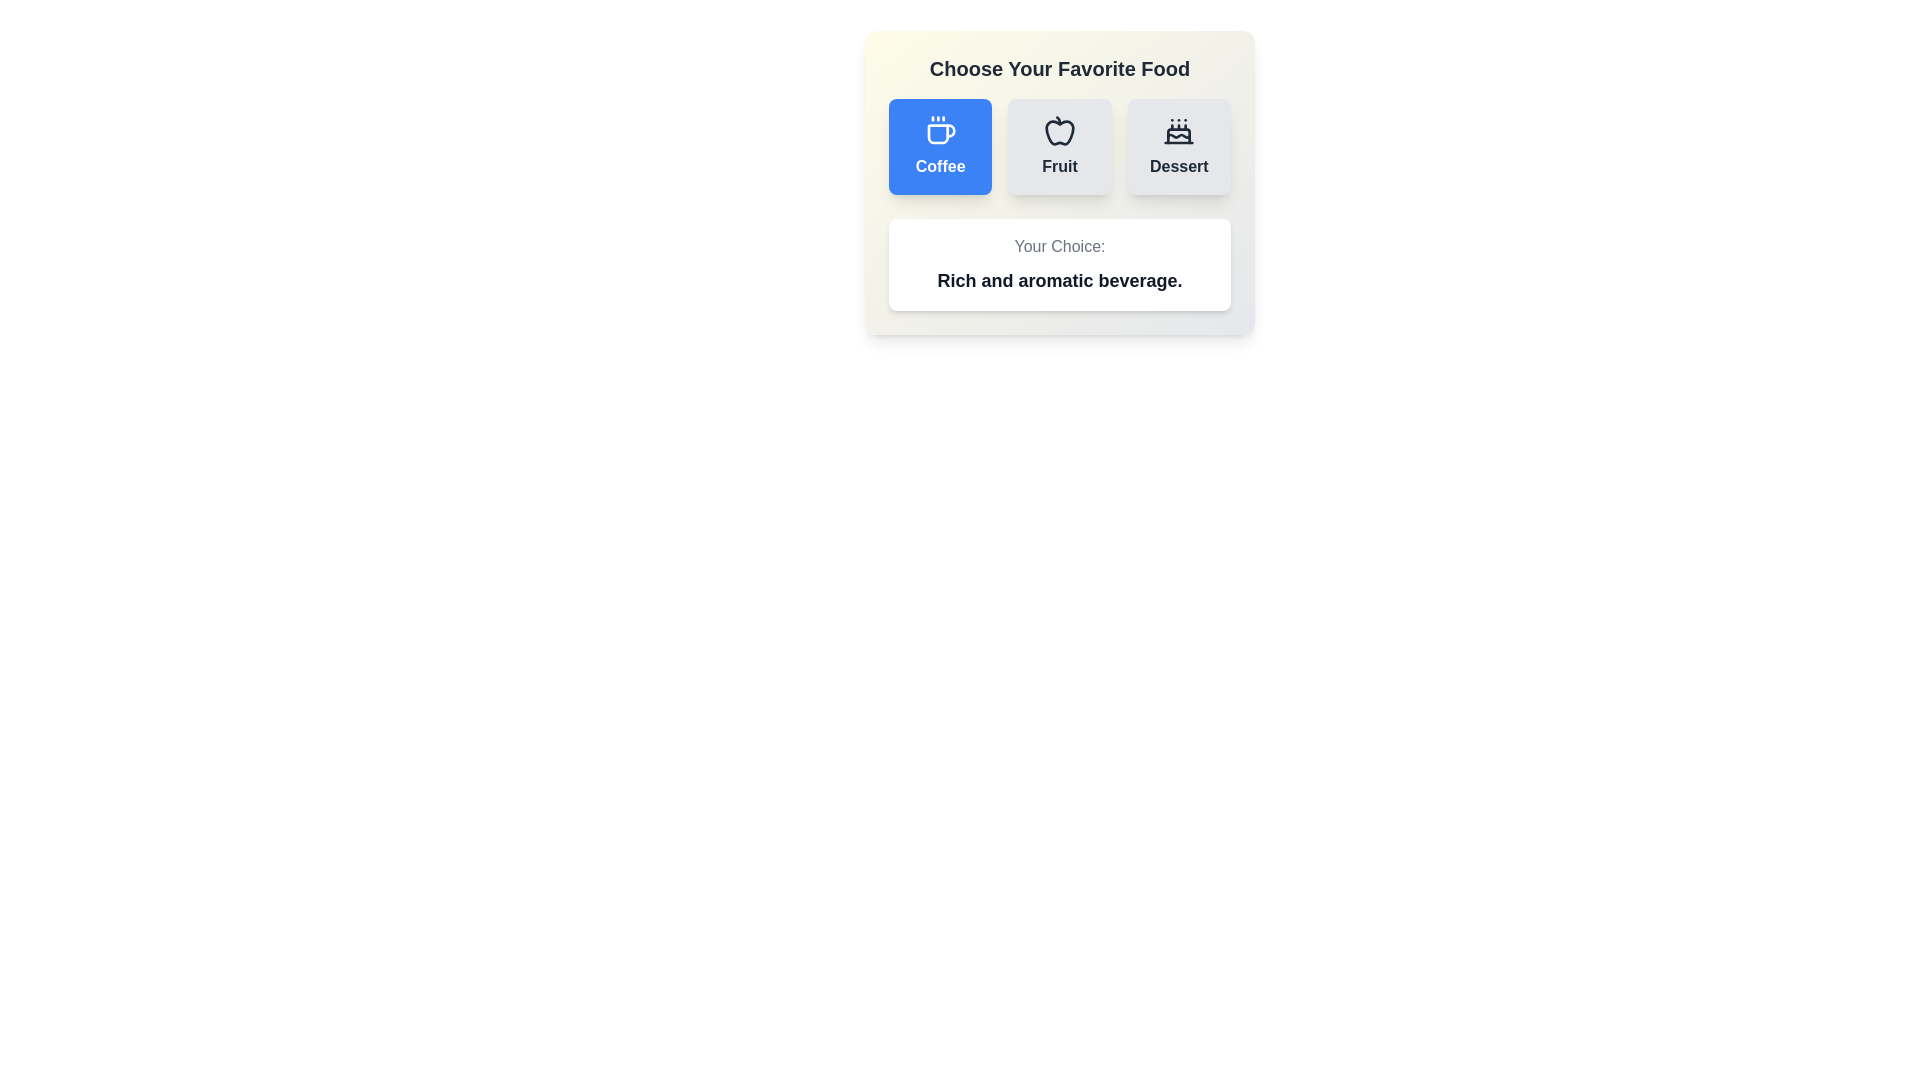 The width and height of the screenshot is (1920, 1080). Describe the element at coordinates (1179, 145) in the screenshot. I see `the food option Dessert` at that location.